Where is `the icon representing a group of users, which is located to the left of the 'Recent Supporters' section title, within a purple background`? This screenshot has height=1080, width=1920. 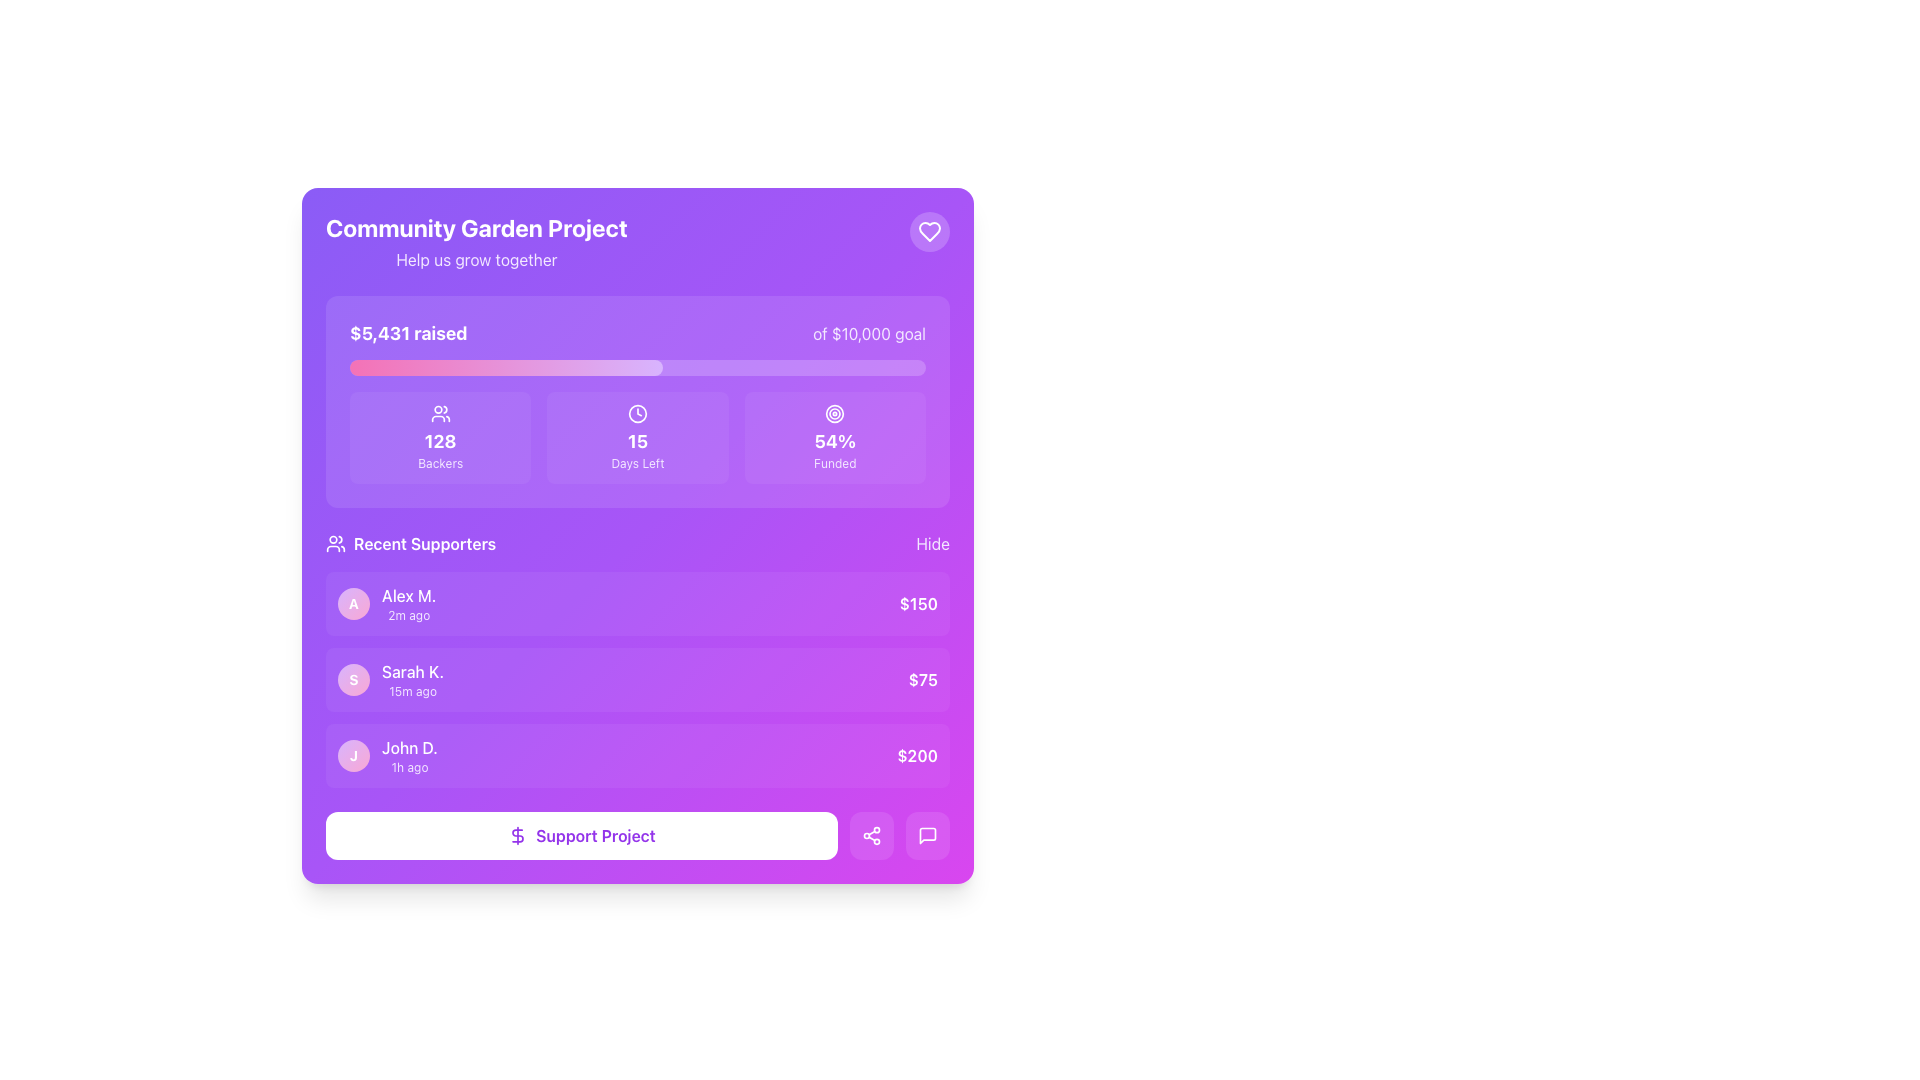 the icon representing a group of users, which is located to the left of the 'Recent Supporters' section title, within a purple background is located at coordinates (336, 543).